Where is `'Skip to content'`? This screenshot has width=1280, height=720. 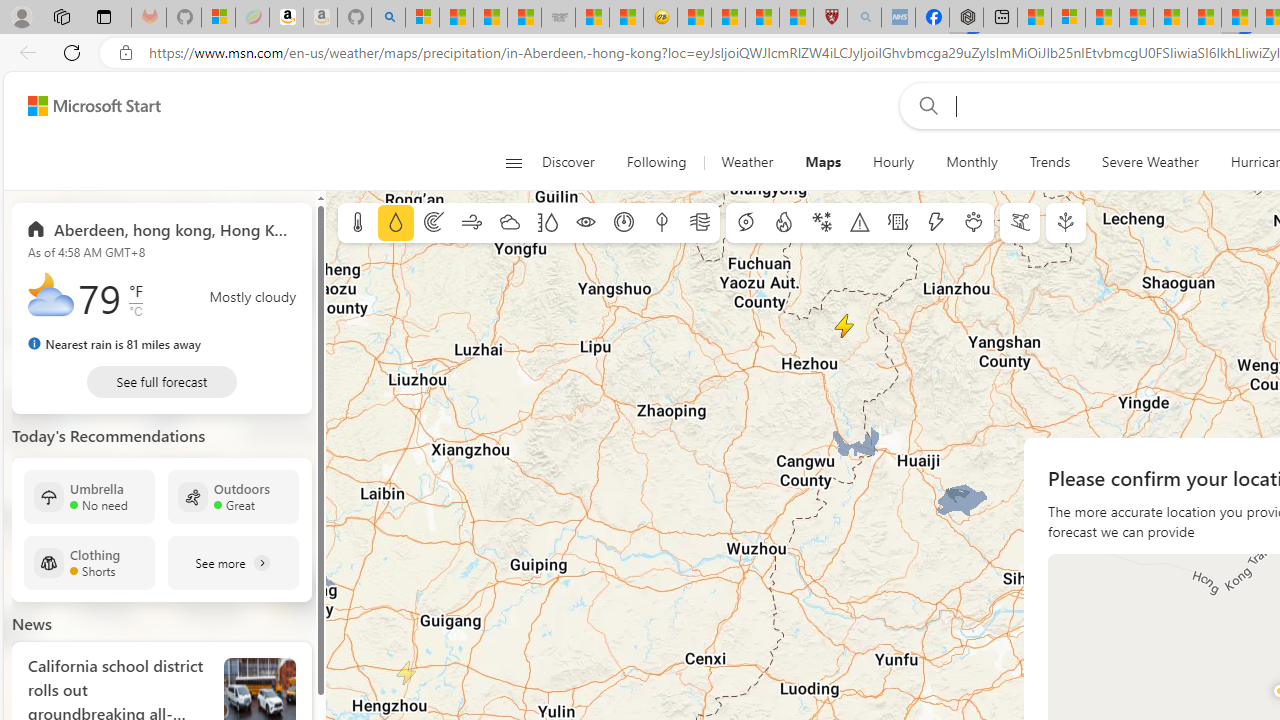
'Skip to content' is located at coordinates (86, 105).